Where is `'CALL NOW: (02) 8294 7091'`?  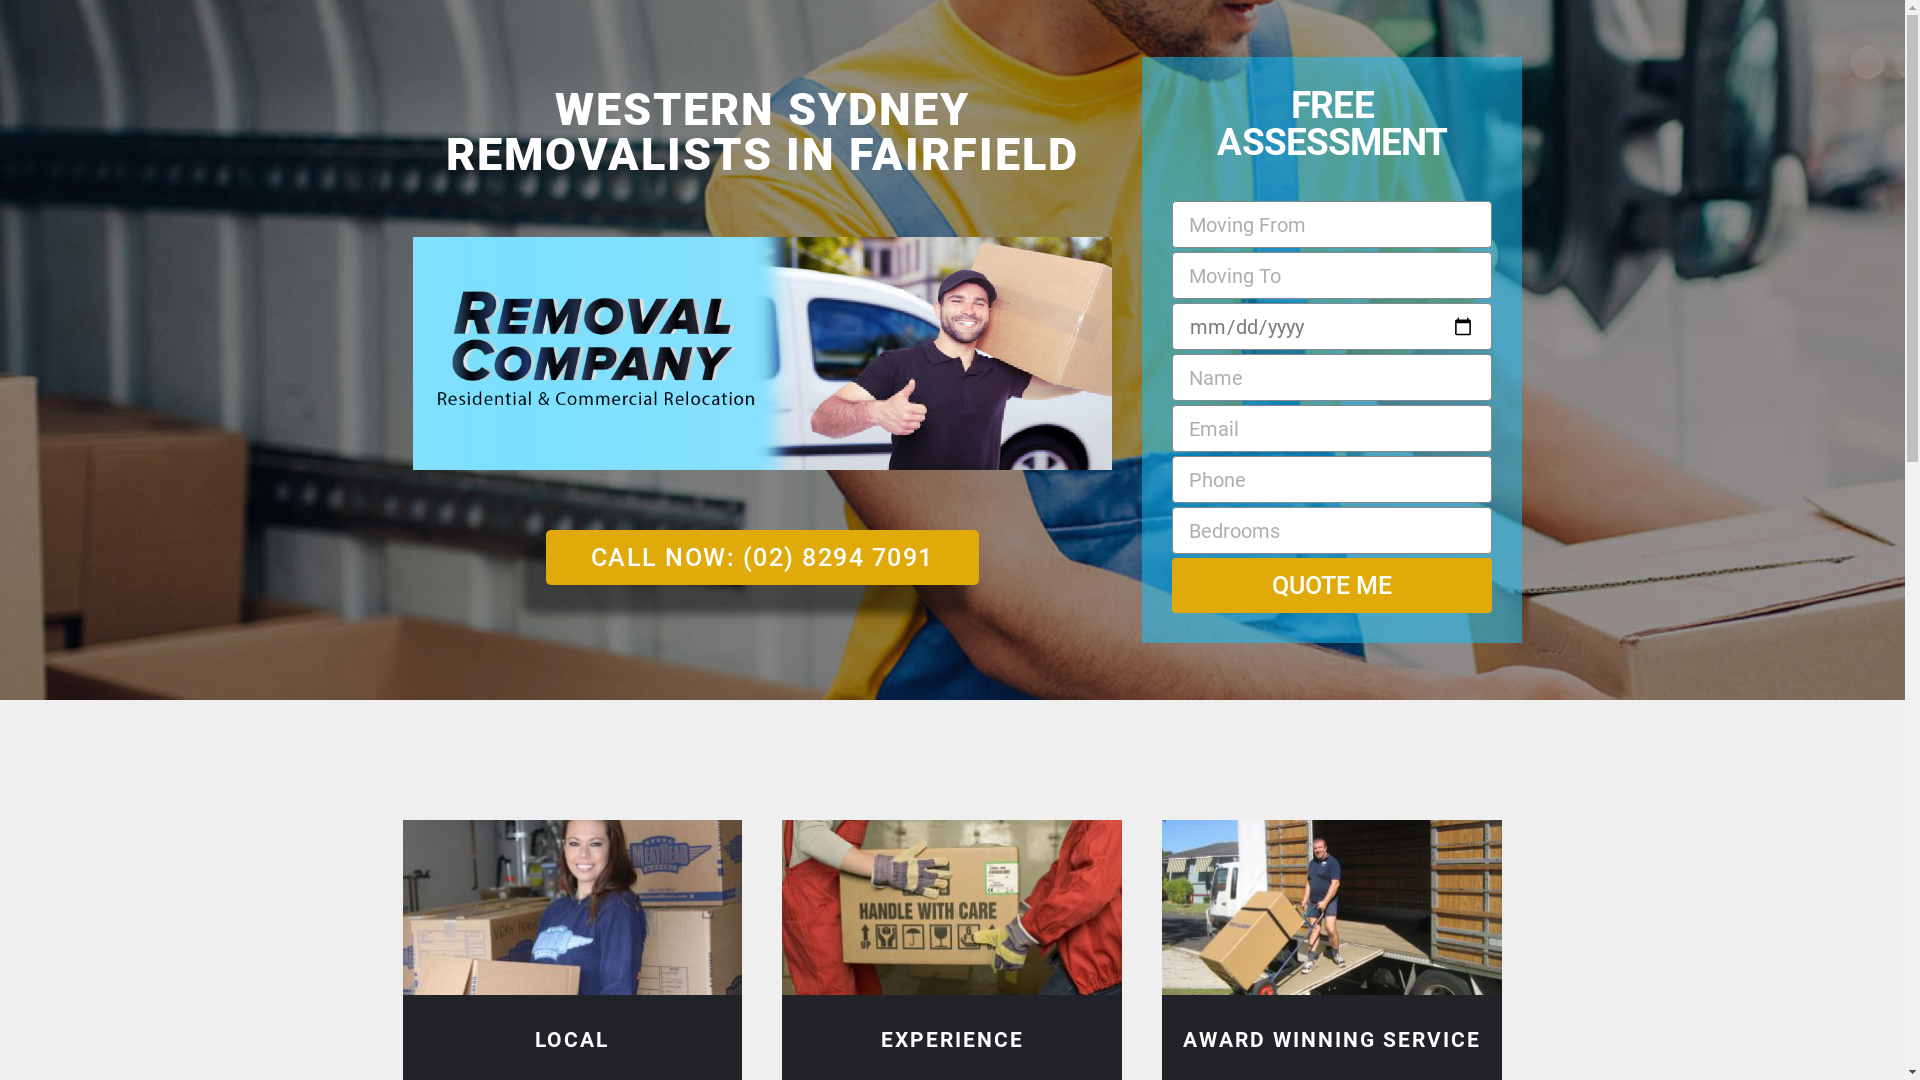 'CALL NOW: (02) 8294 7091' is located at coordinates (761, 557).